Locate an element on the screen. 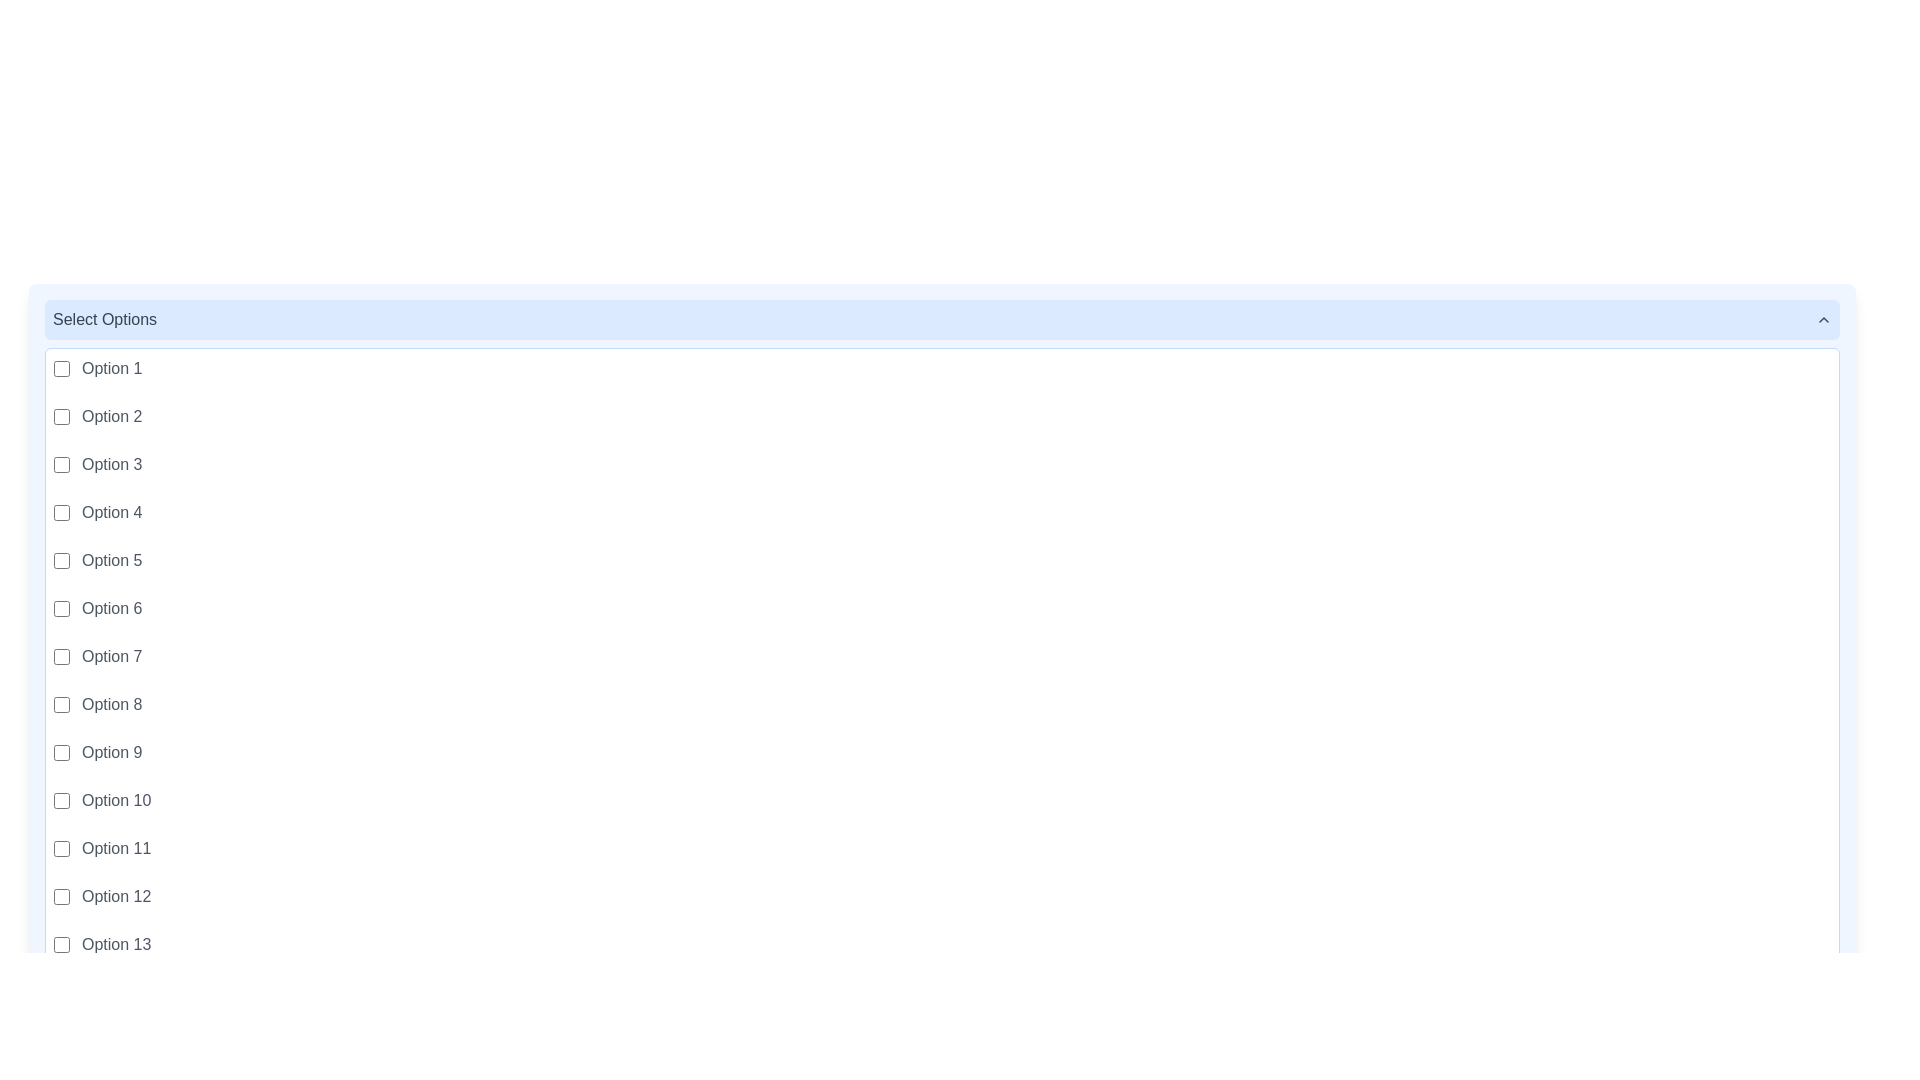 Image resolution: width=1920 pixels, height=1080 pixels. the checkbox with a blue border and a blue tick associated with the label 'Option 12' is located at coordinates (62, 896).